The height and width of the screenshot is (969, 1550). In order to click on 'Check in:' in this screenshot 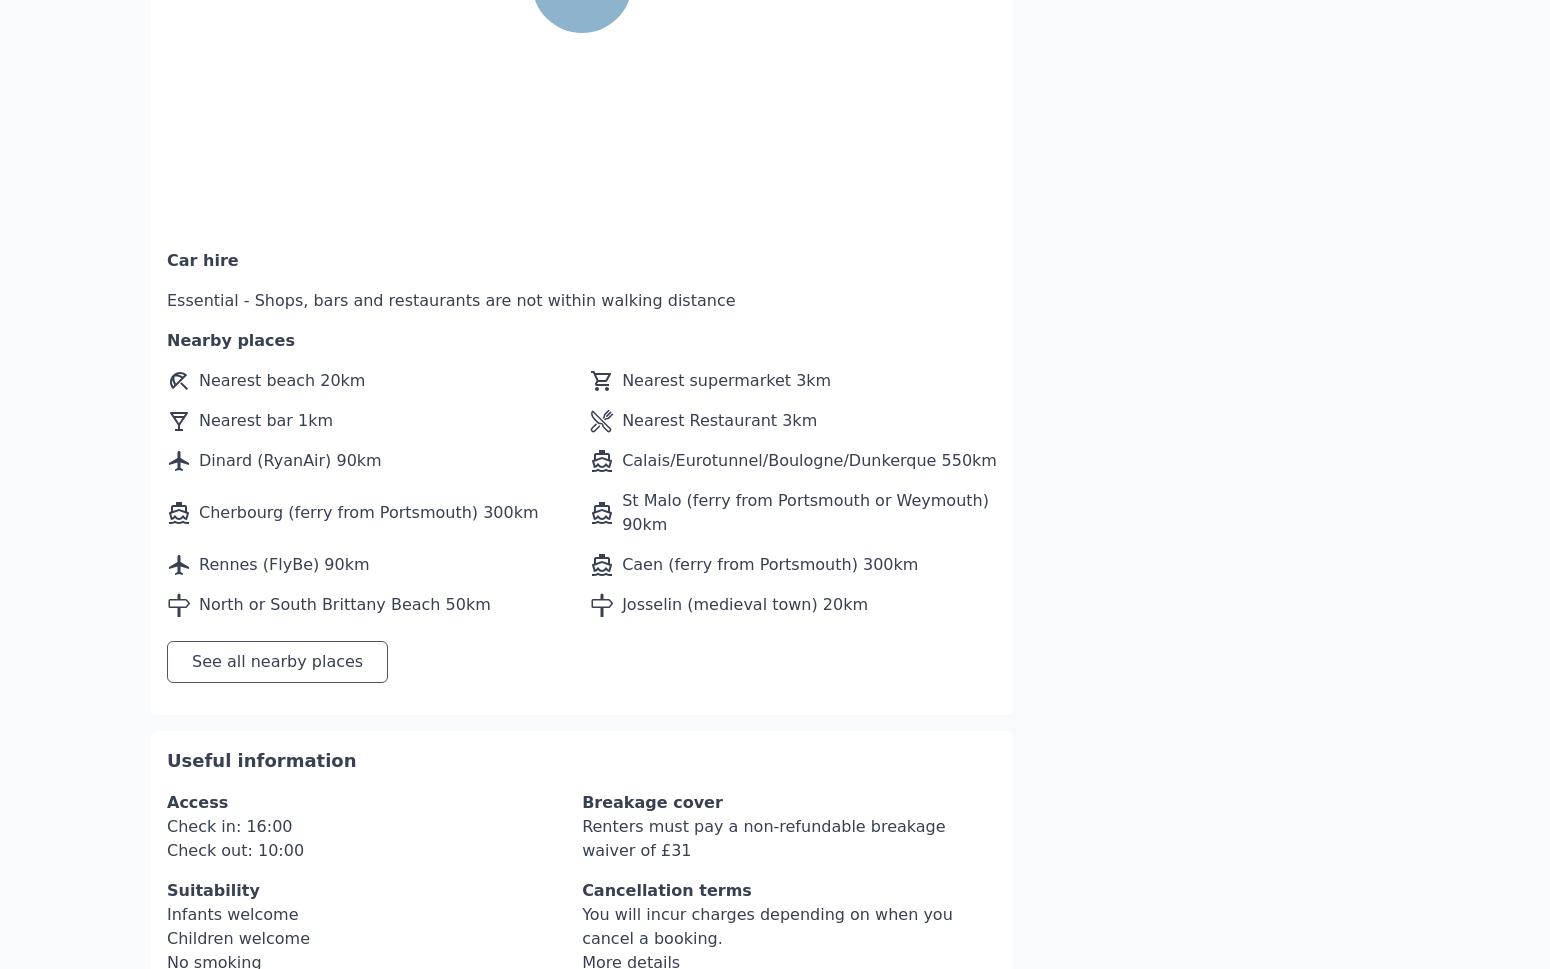, I will do `click(205, 765)`.